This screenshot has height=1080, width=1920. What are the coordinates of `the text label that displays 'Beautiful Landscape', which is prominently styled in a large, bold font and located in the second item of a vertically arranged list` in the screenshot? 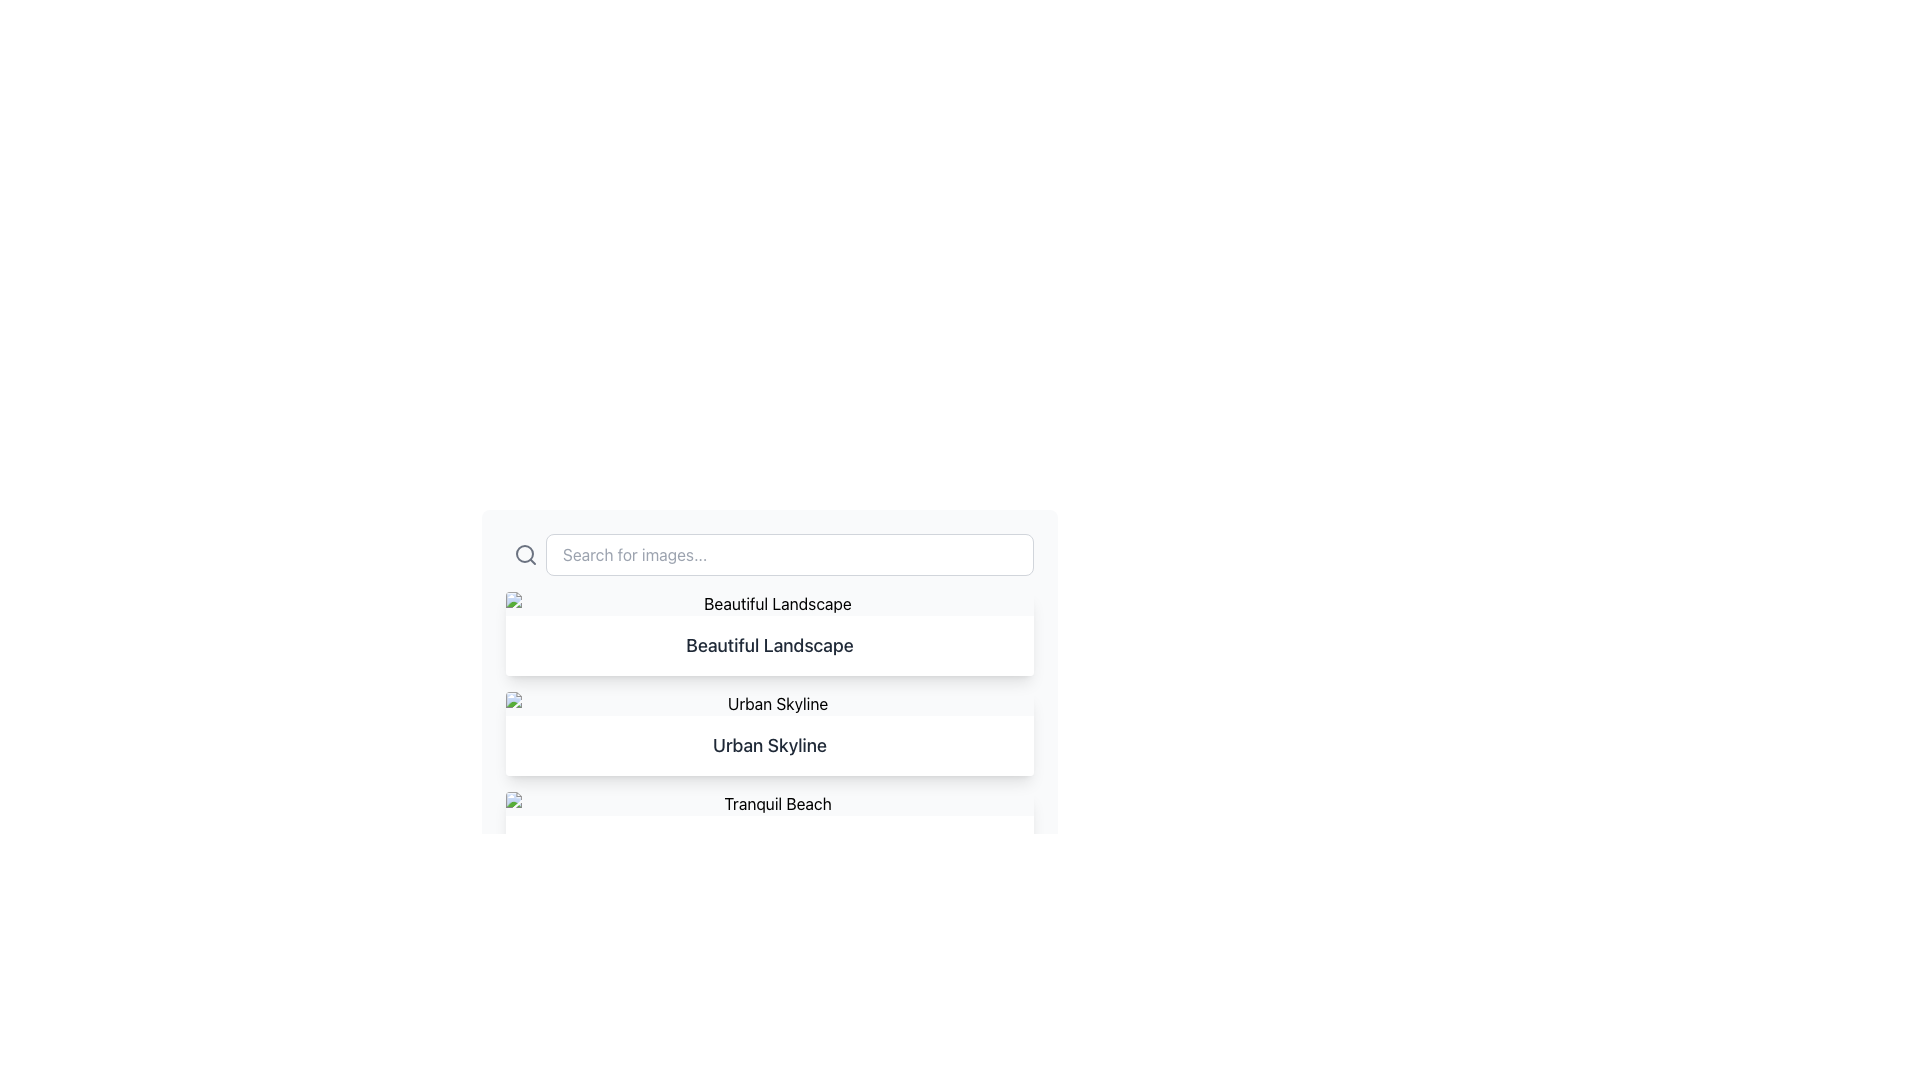 It's located at (768, 645).